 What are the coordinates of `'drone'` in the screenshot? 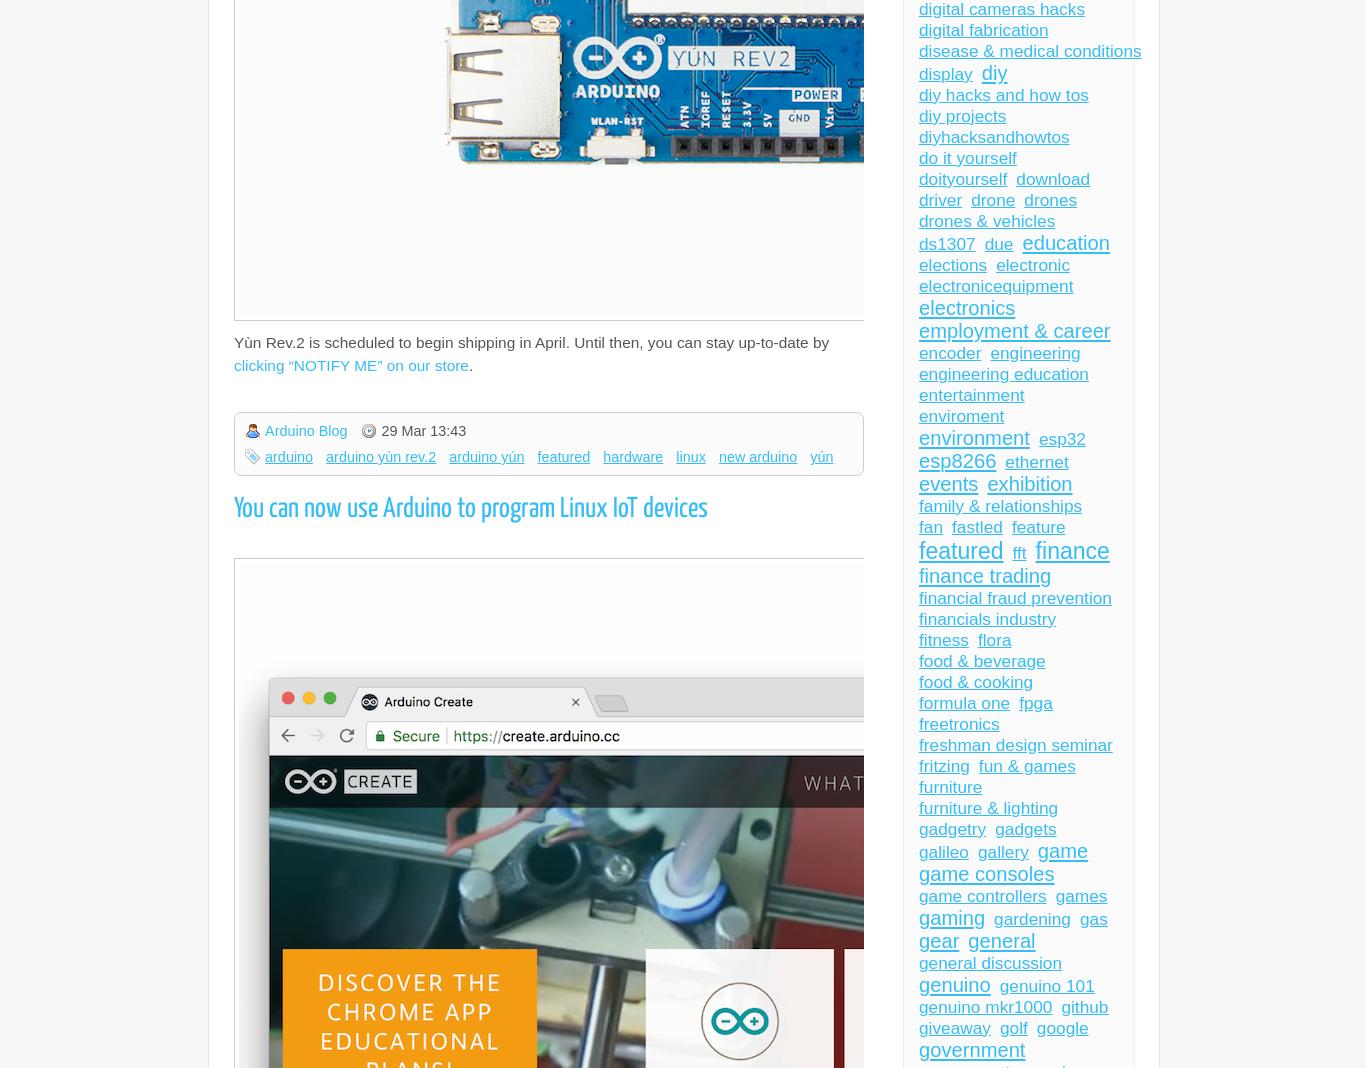 It's located at (992, 200).